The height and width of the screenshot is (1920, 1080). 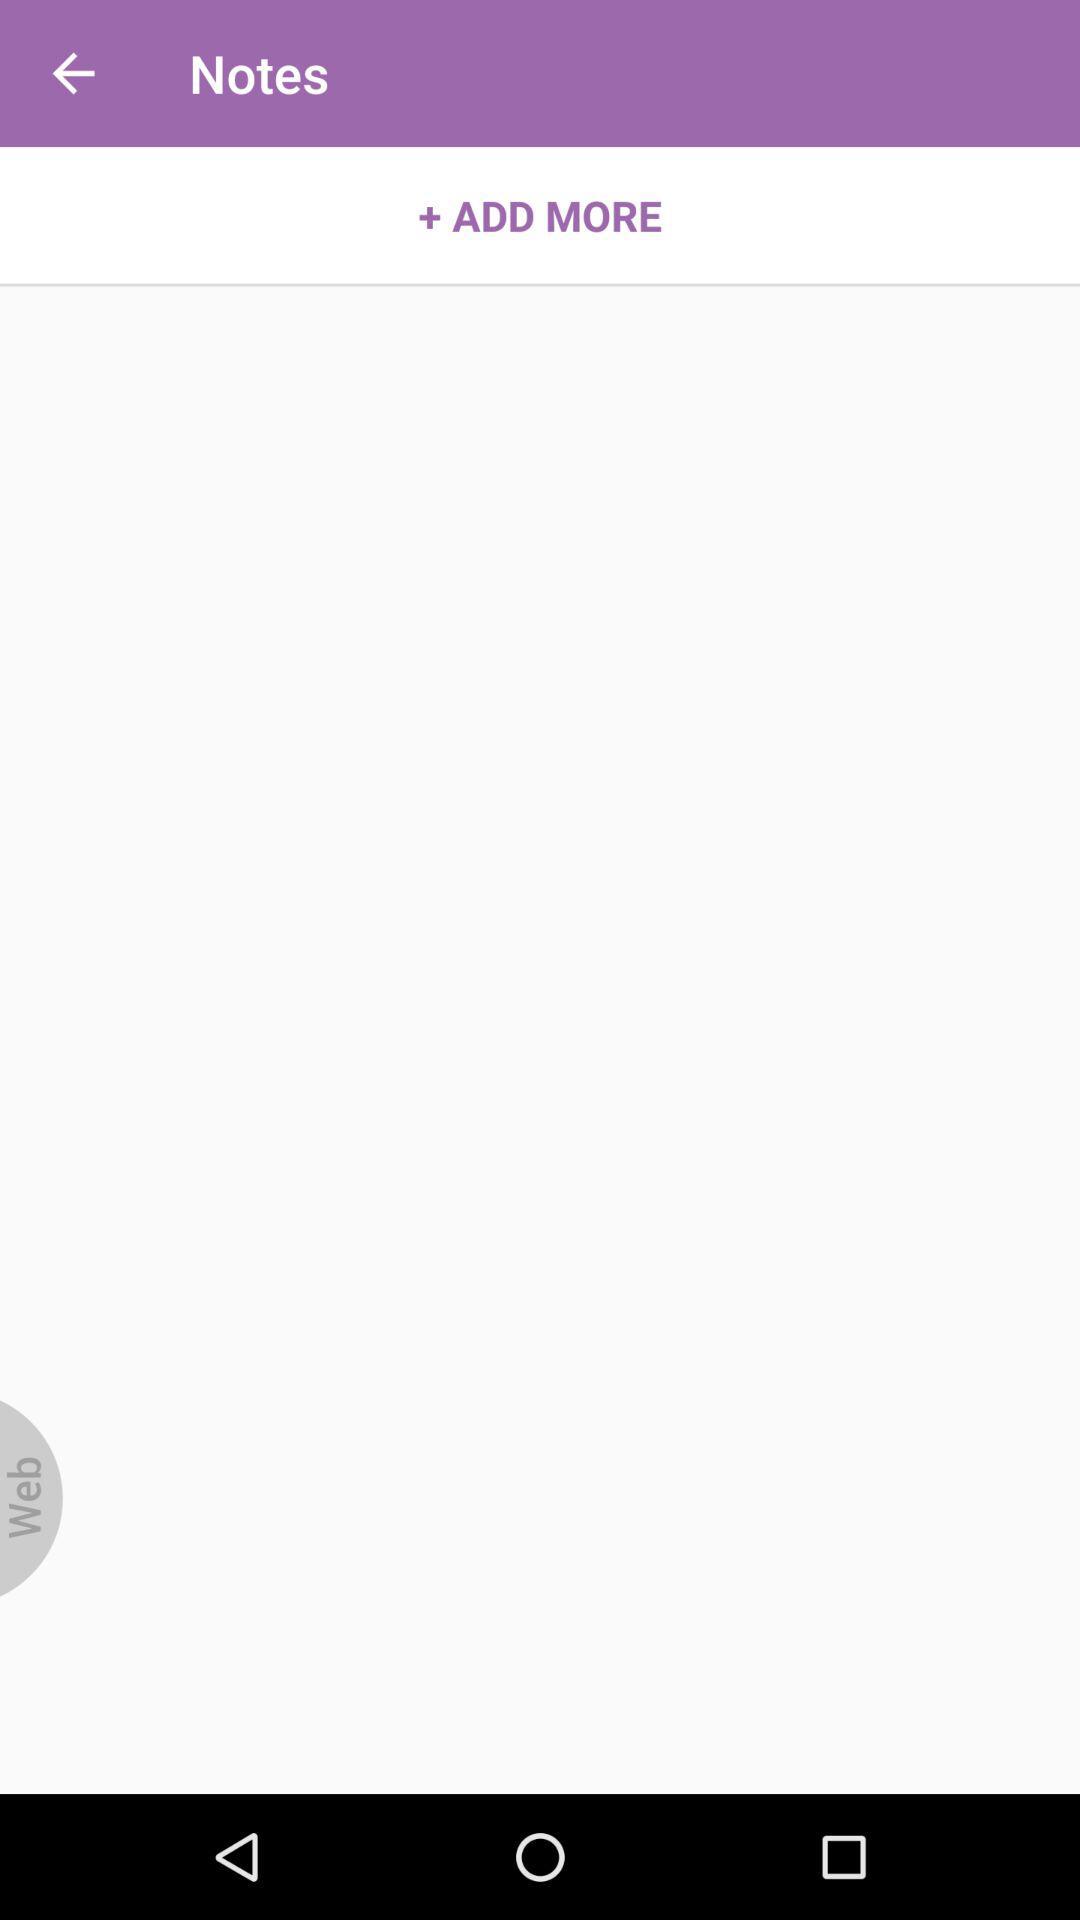 I want to click on google search, so click(x=31, y=1498).